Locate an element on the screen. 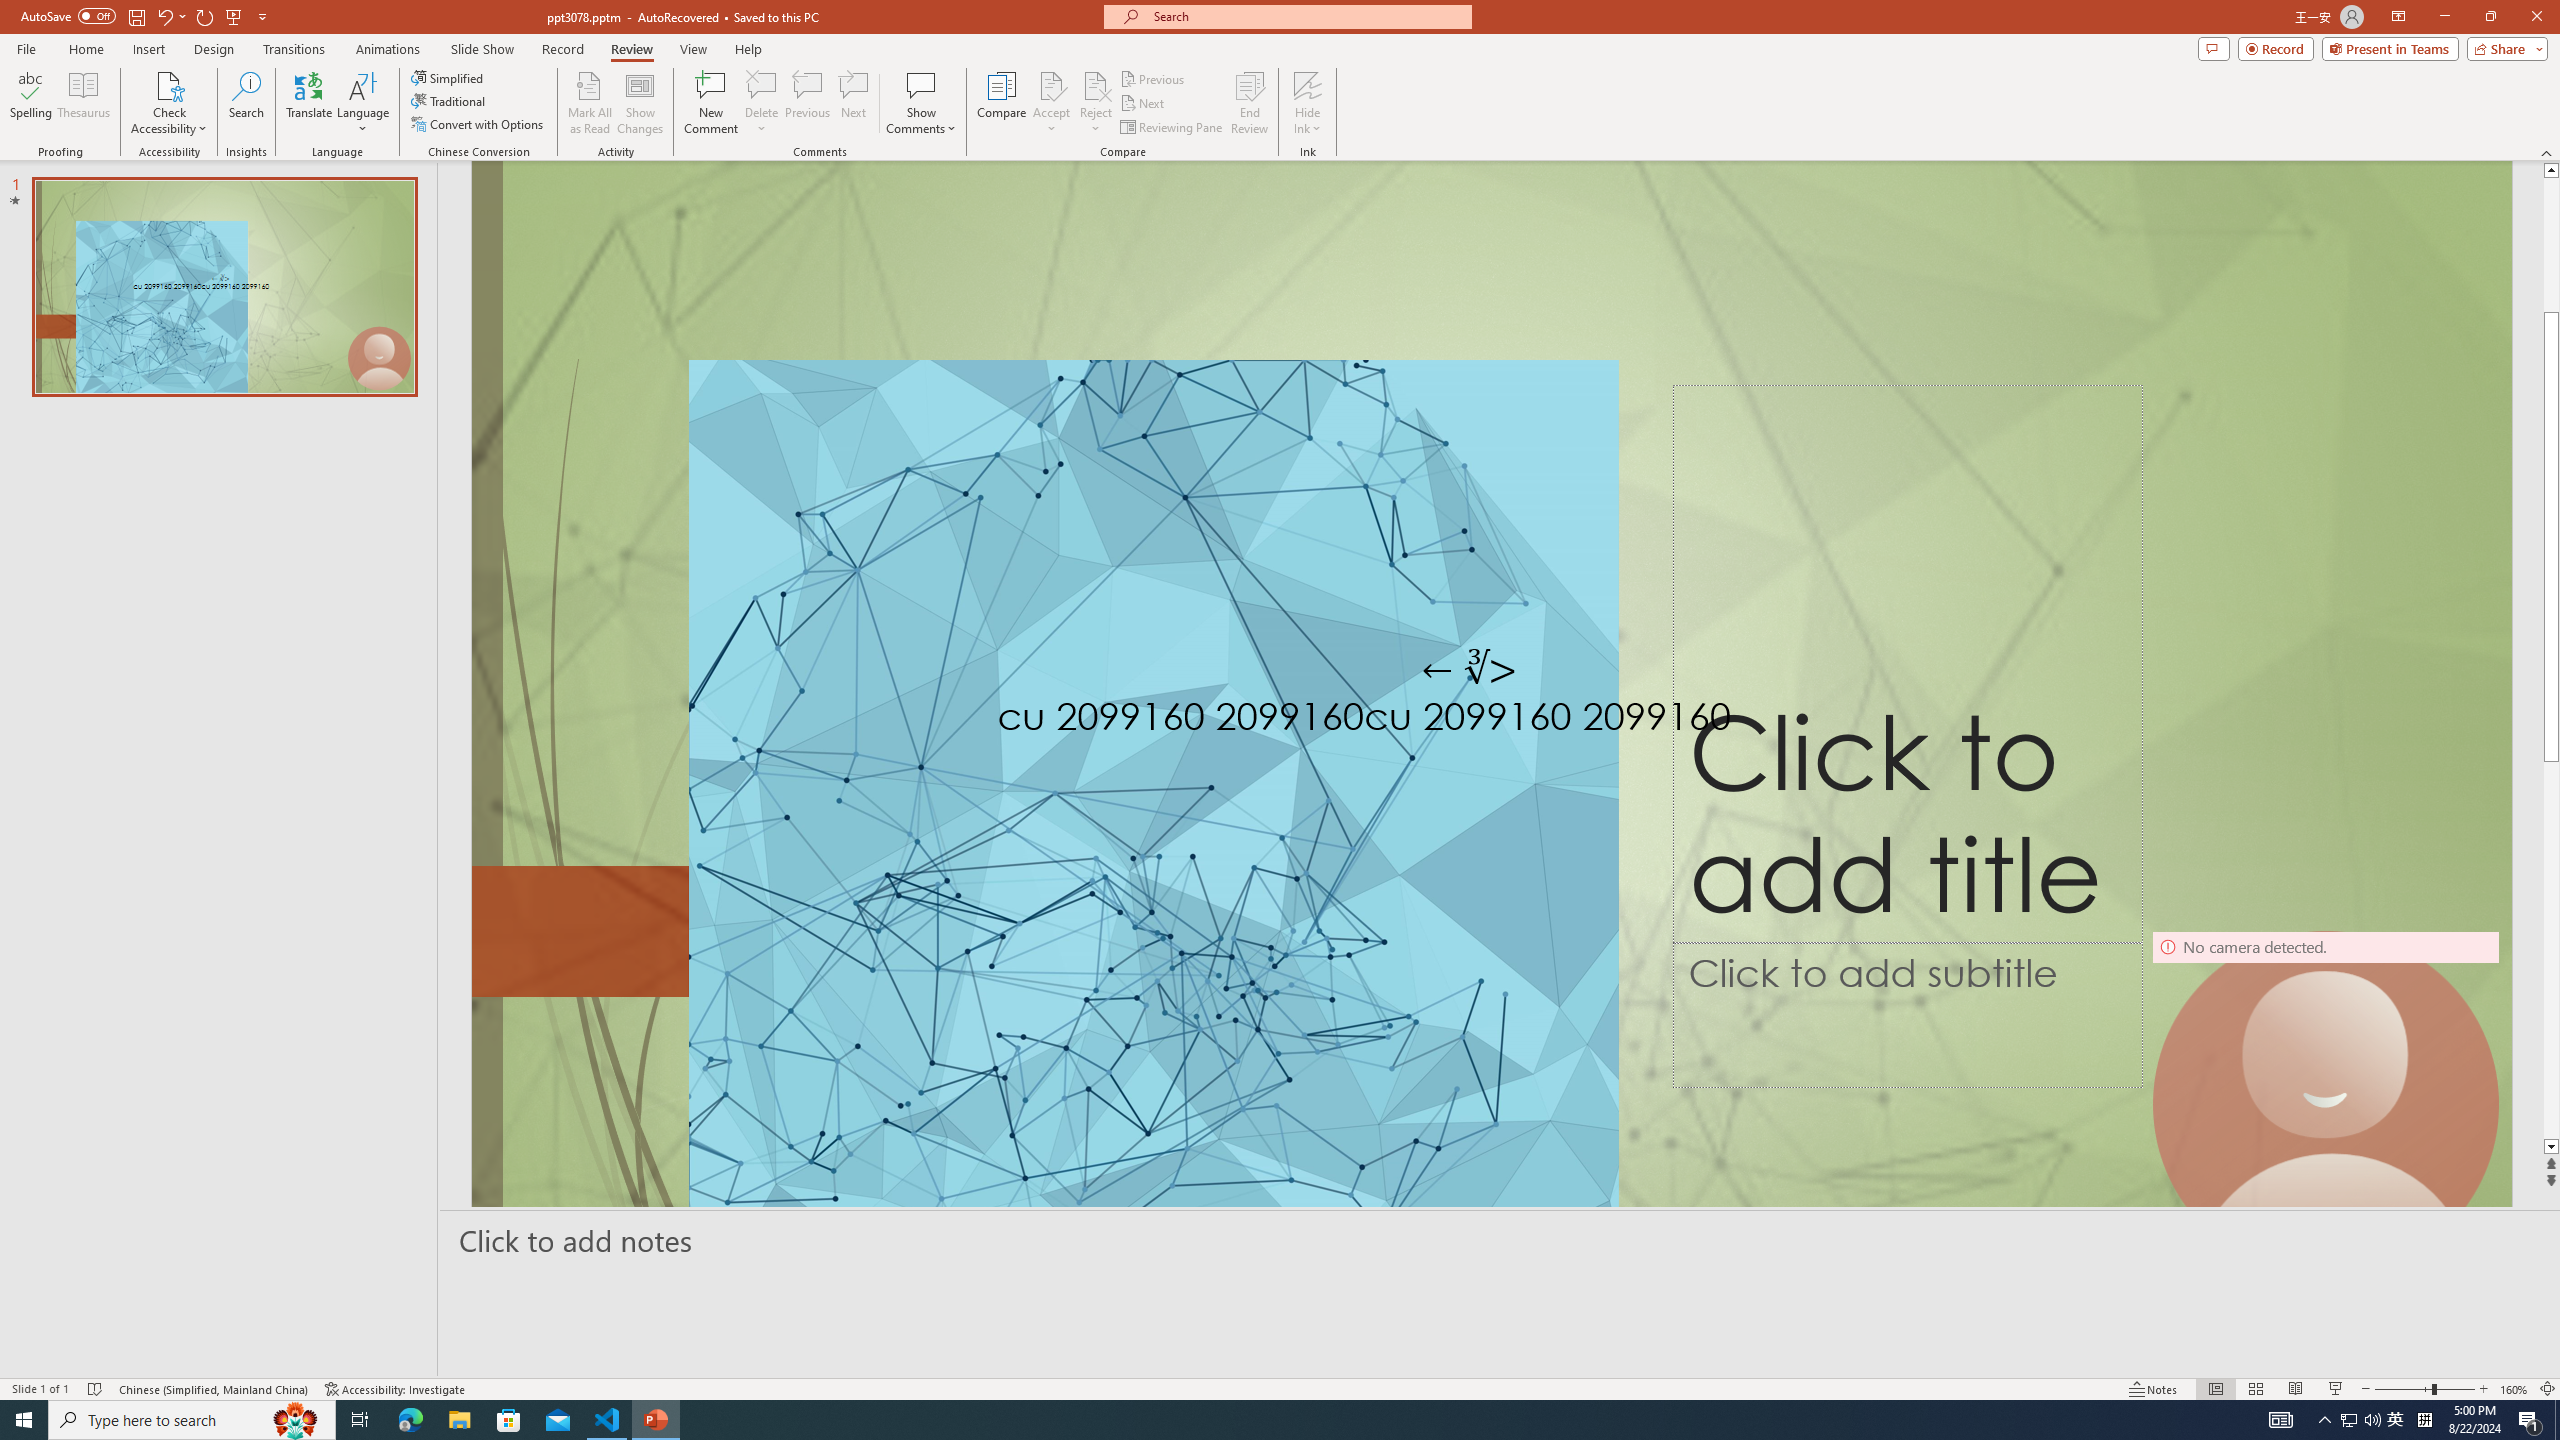 This screenshot has height=1440, width=2560. 'Show Comments' is located at coordinates (921, 103).